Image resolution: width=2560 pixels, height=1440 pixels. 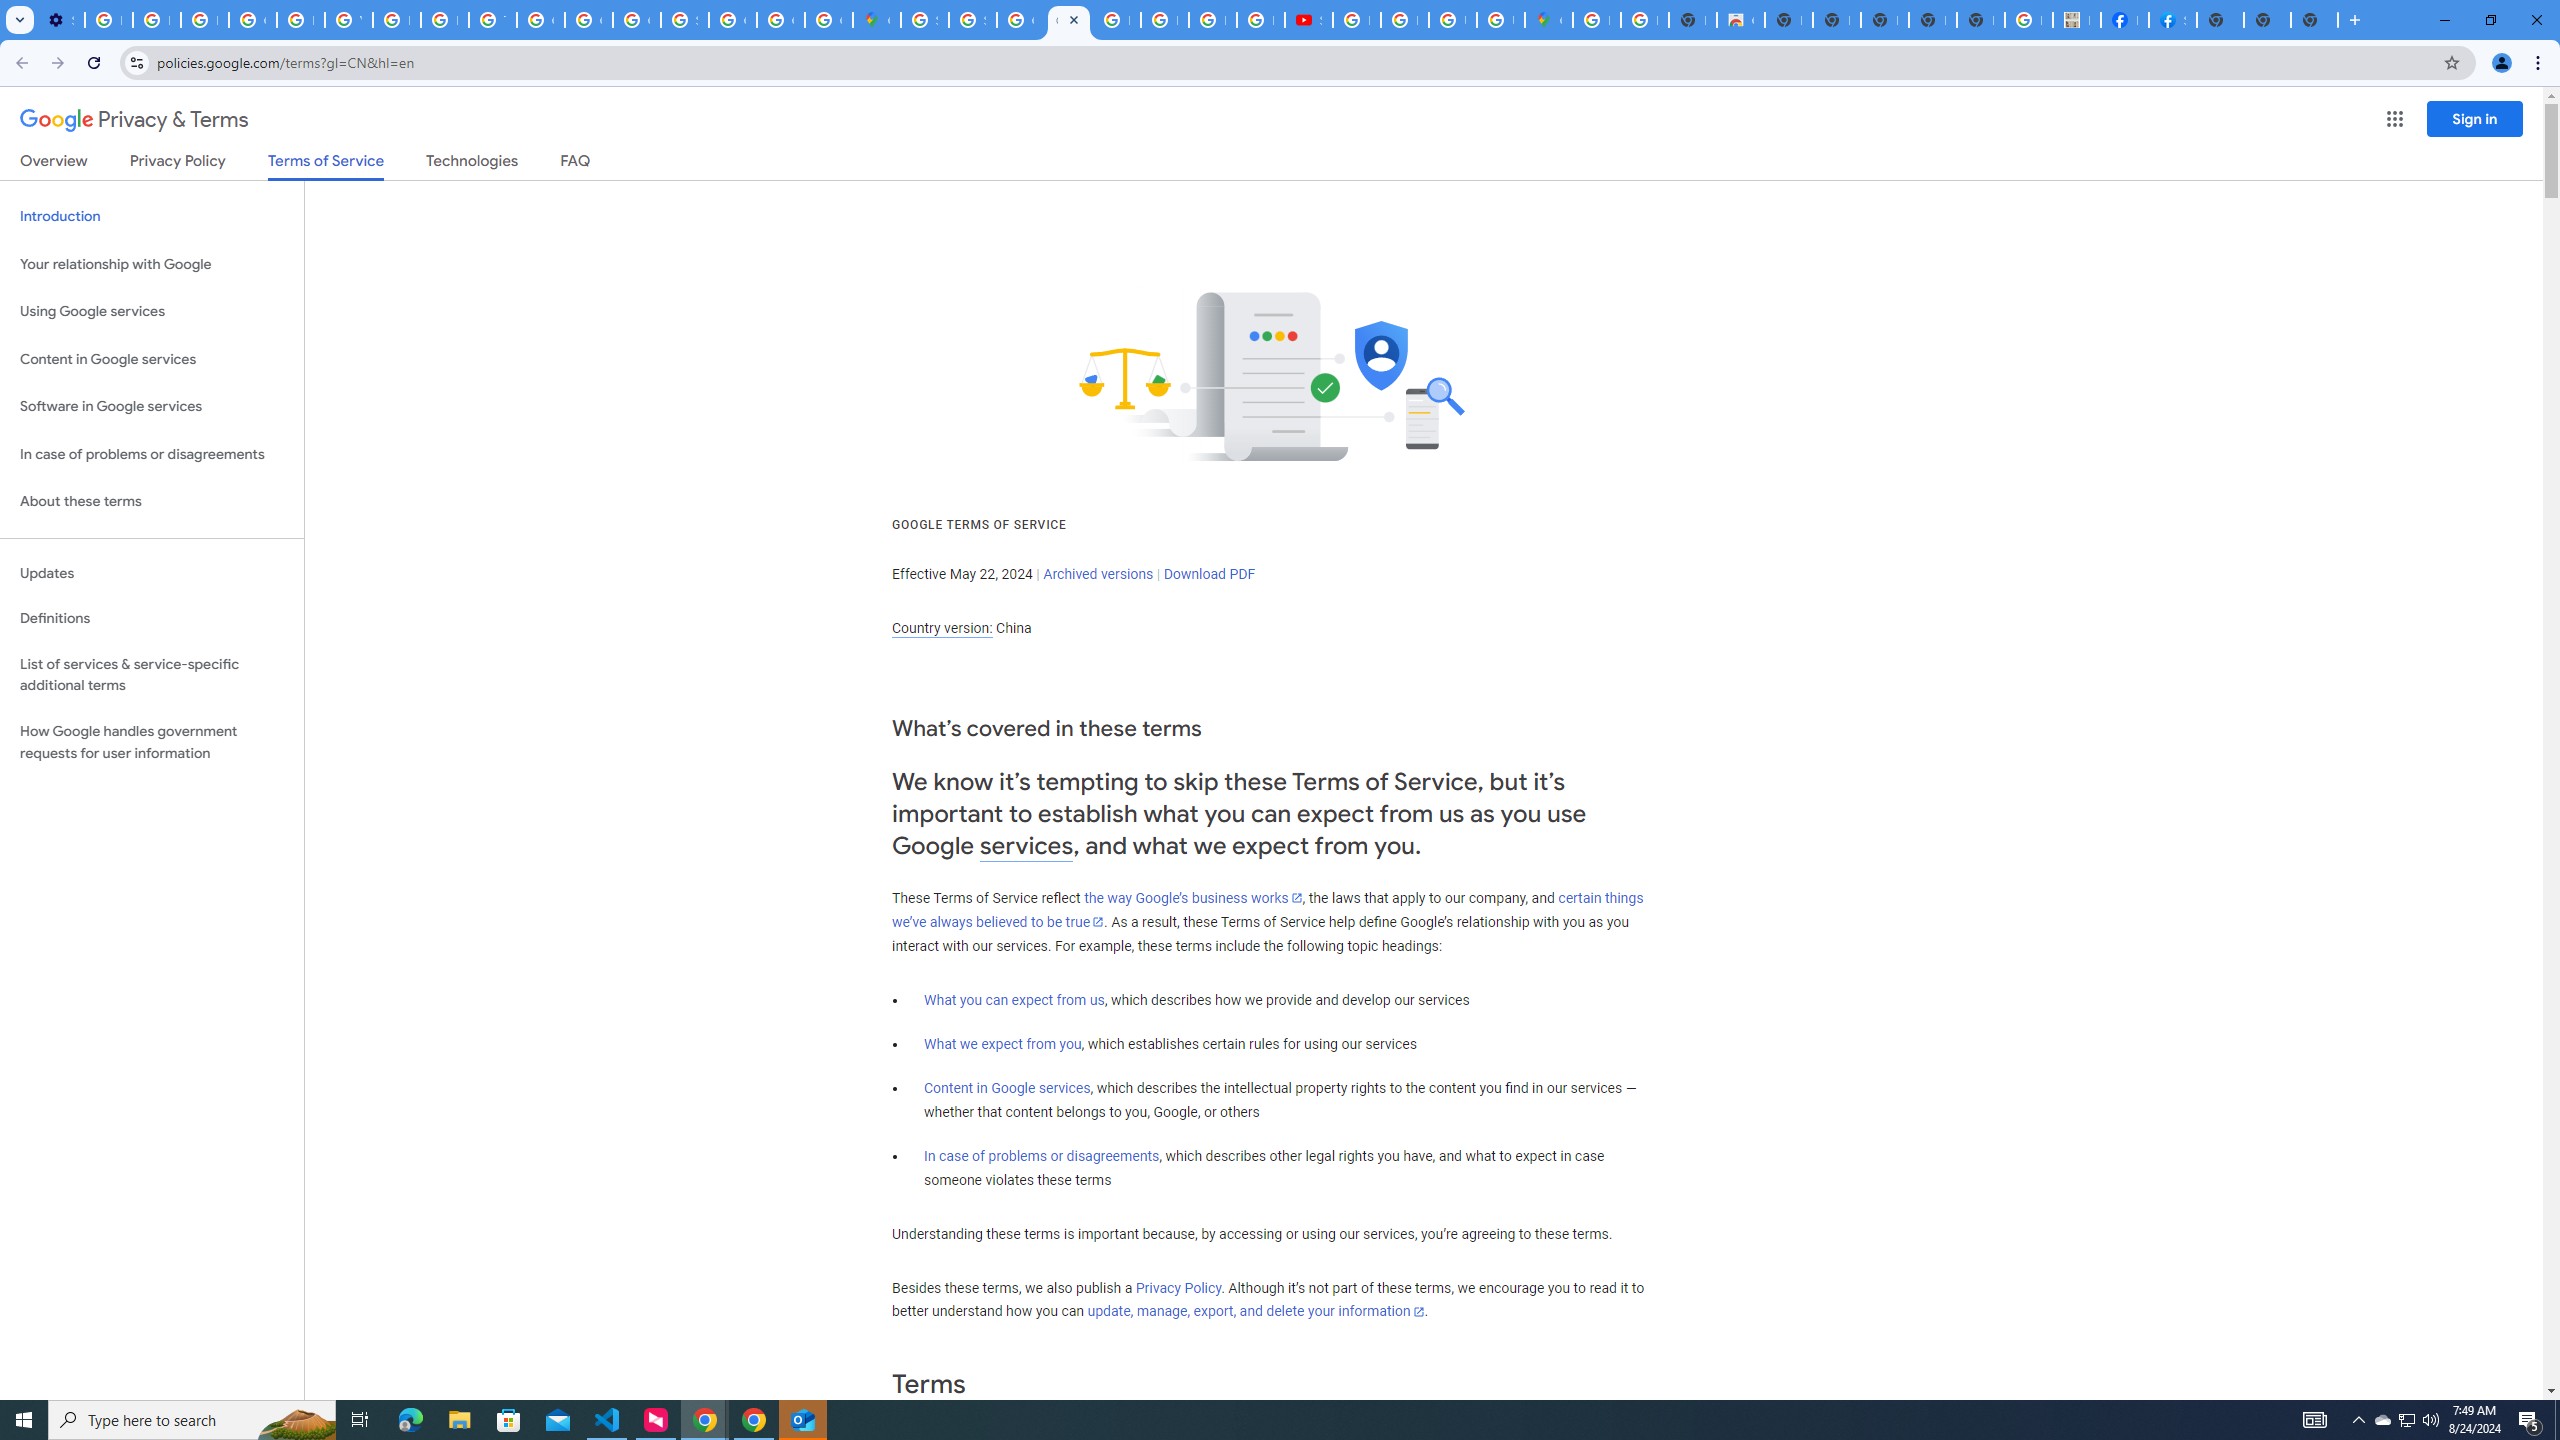 I want to click on 'Delete photos & videos - Computer - Google Photos Help', so click(x=107, y=19).